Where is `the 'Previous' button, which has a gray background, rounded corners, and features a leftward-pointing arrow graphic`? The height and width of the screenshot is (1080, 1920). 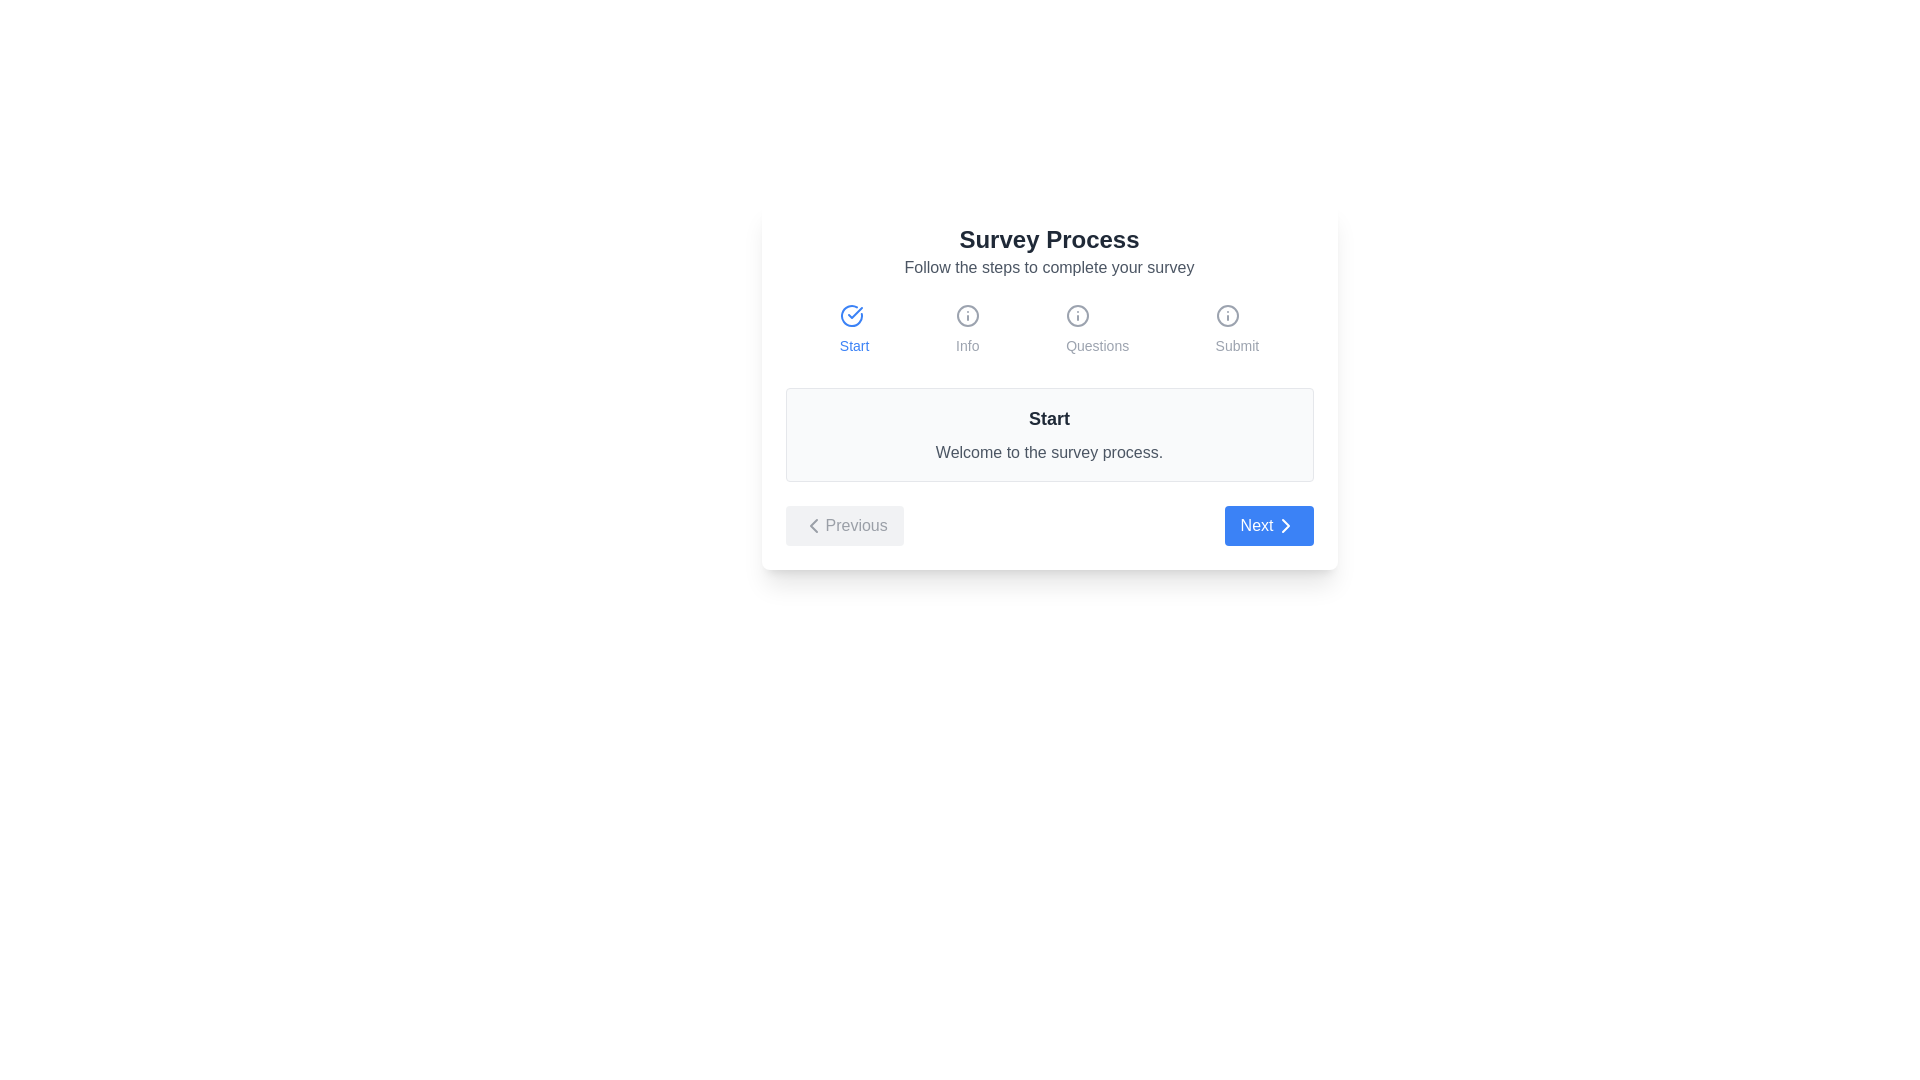 the 'Previous' button, which has a gray background, rounded corners, and features a leftward-pointing arrow graphic is located at coordinates (844, 524).